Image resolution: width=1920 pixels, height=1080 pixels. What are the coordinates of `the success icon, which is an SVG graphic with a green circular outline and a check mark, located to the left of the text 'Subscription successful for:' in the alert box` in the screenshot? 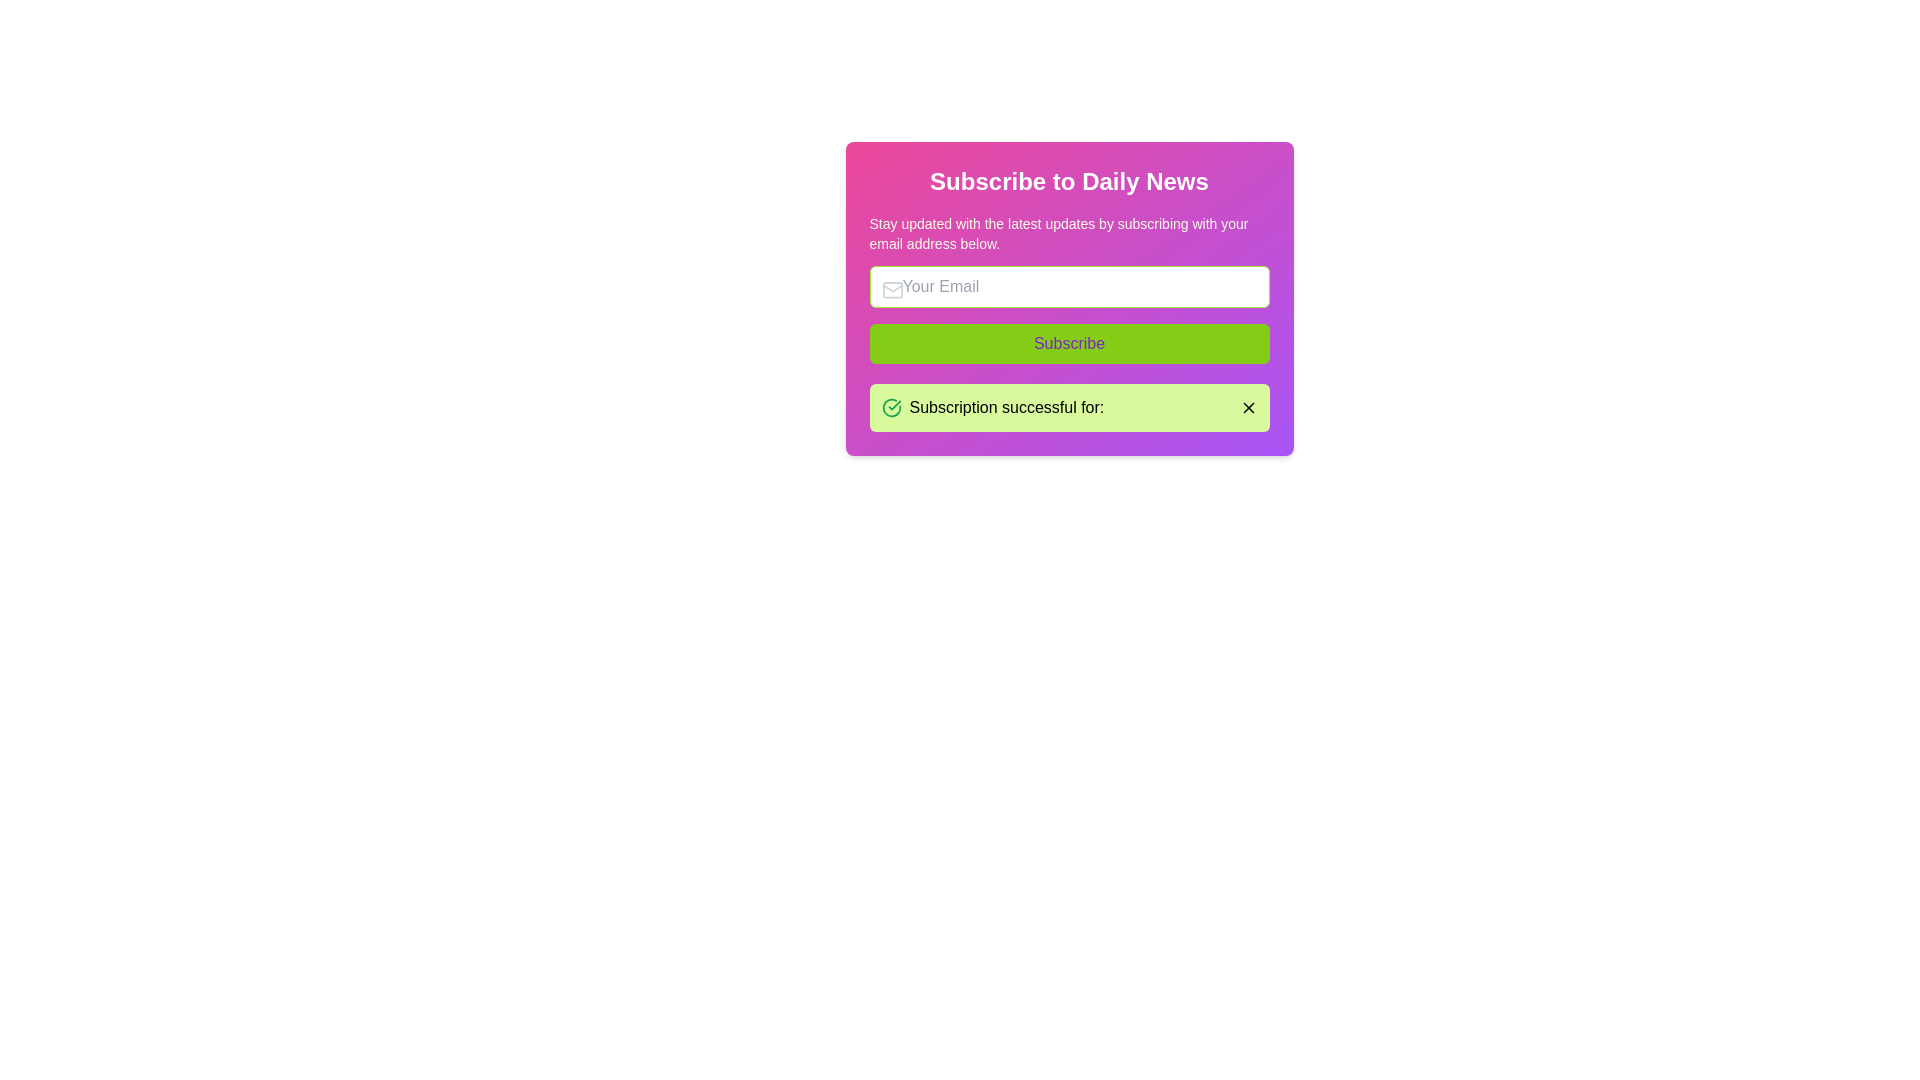 It's located at (890, 407).